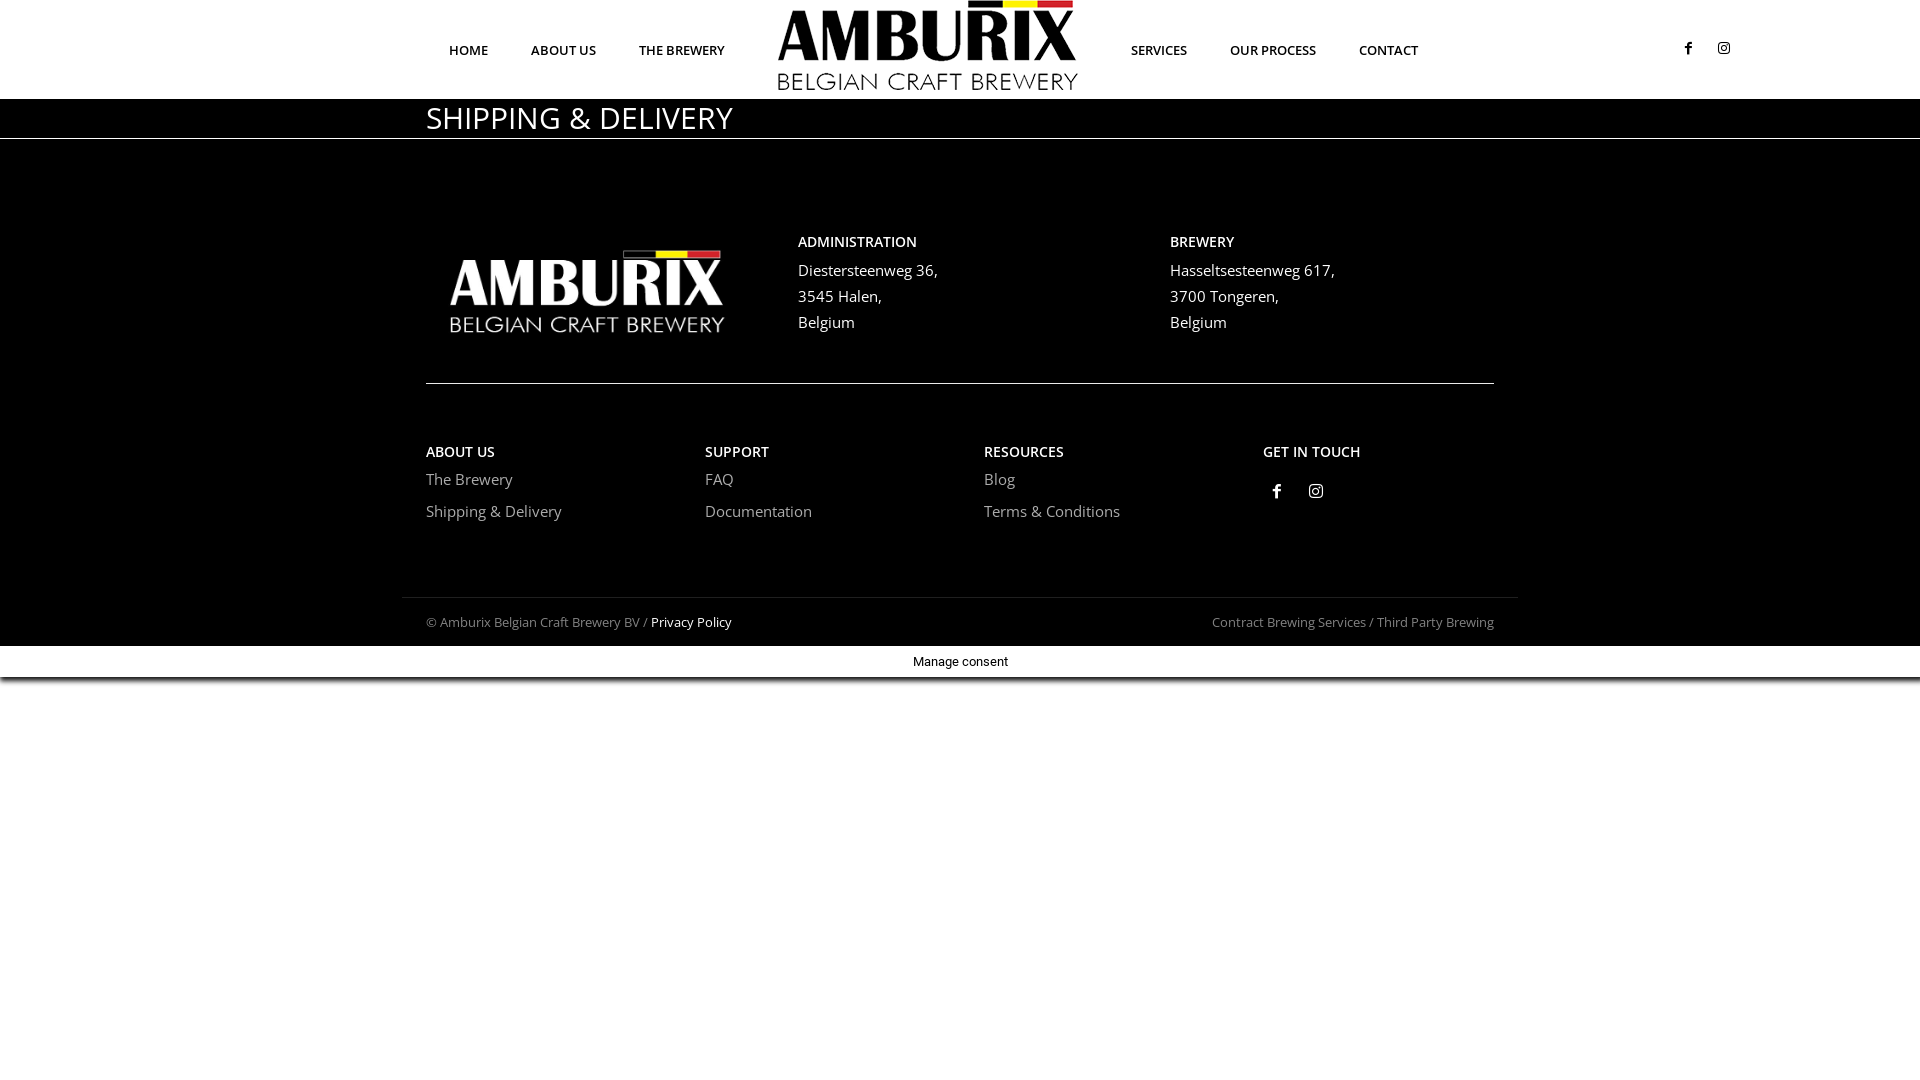 This screenshot has height=1080, width=1920. Describe the element at coordinates (587, 284) in the screenshot. I see `'Amburix Belgian Craft Brewery'` at that location.